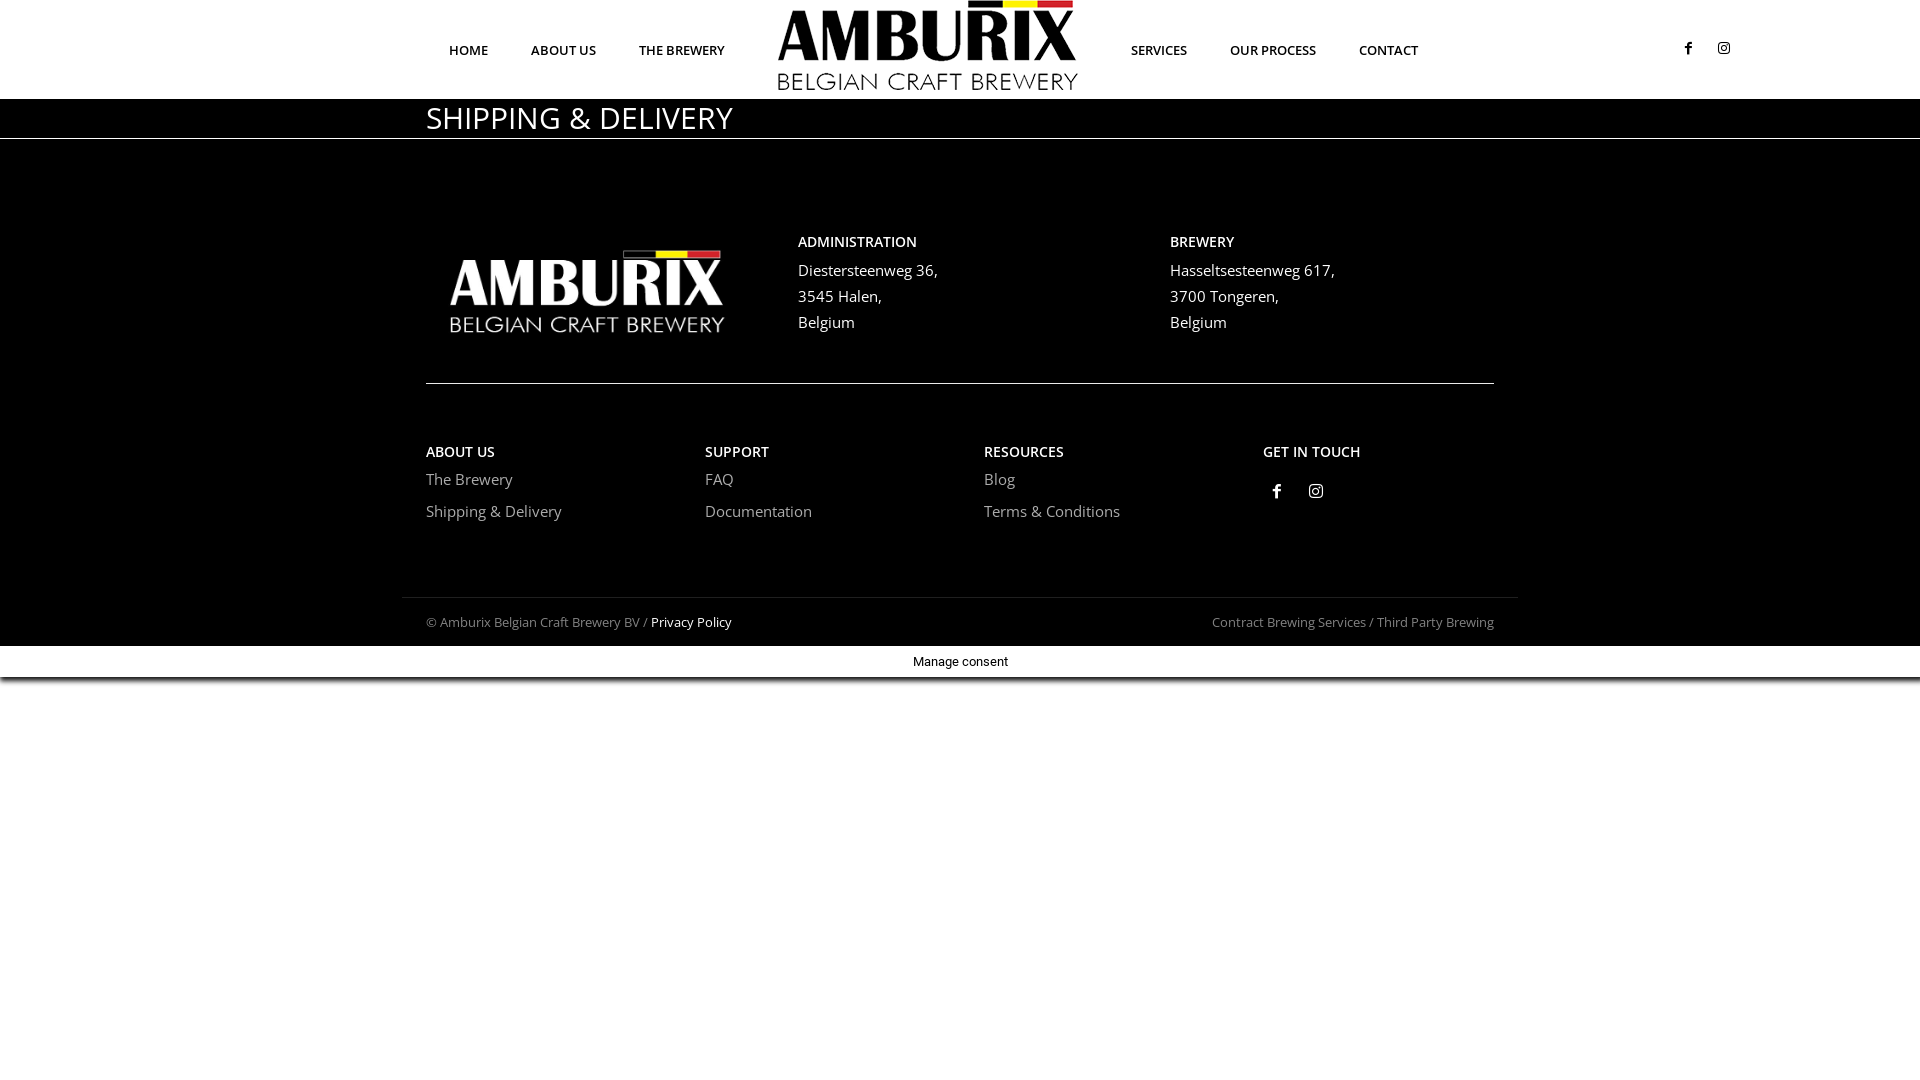 This screenshot has height=1080, width=1920. Describe the element at coordinates (587, 284) in the screenshot. I see `'Amburix Belgian Craft Brewery'` at that location.